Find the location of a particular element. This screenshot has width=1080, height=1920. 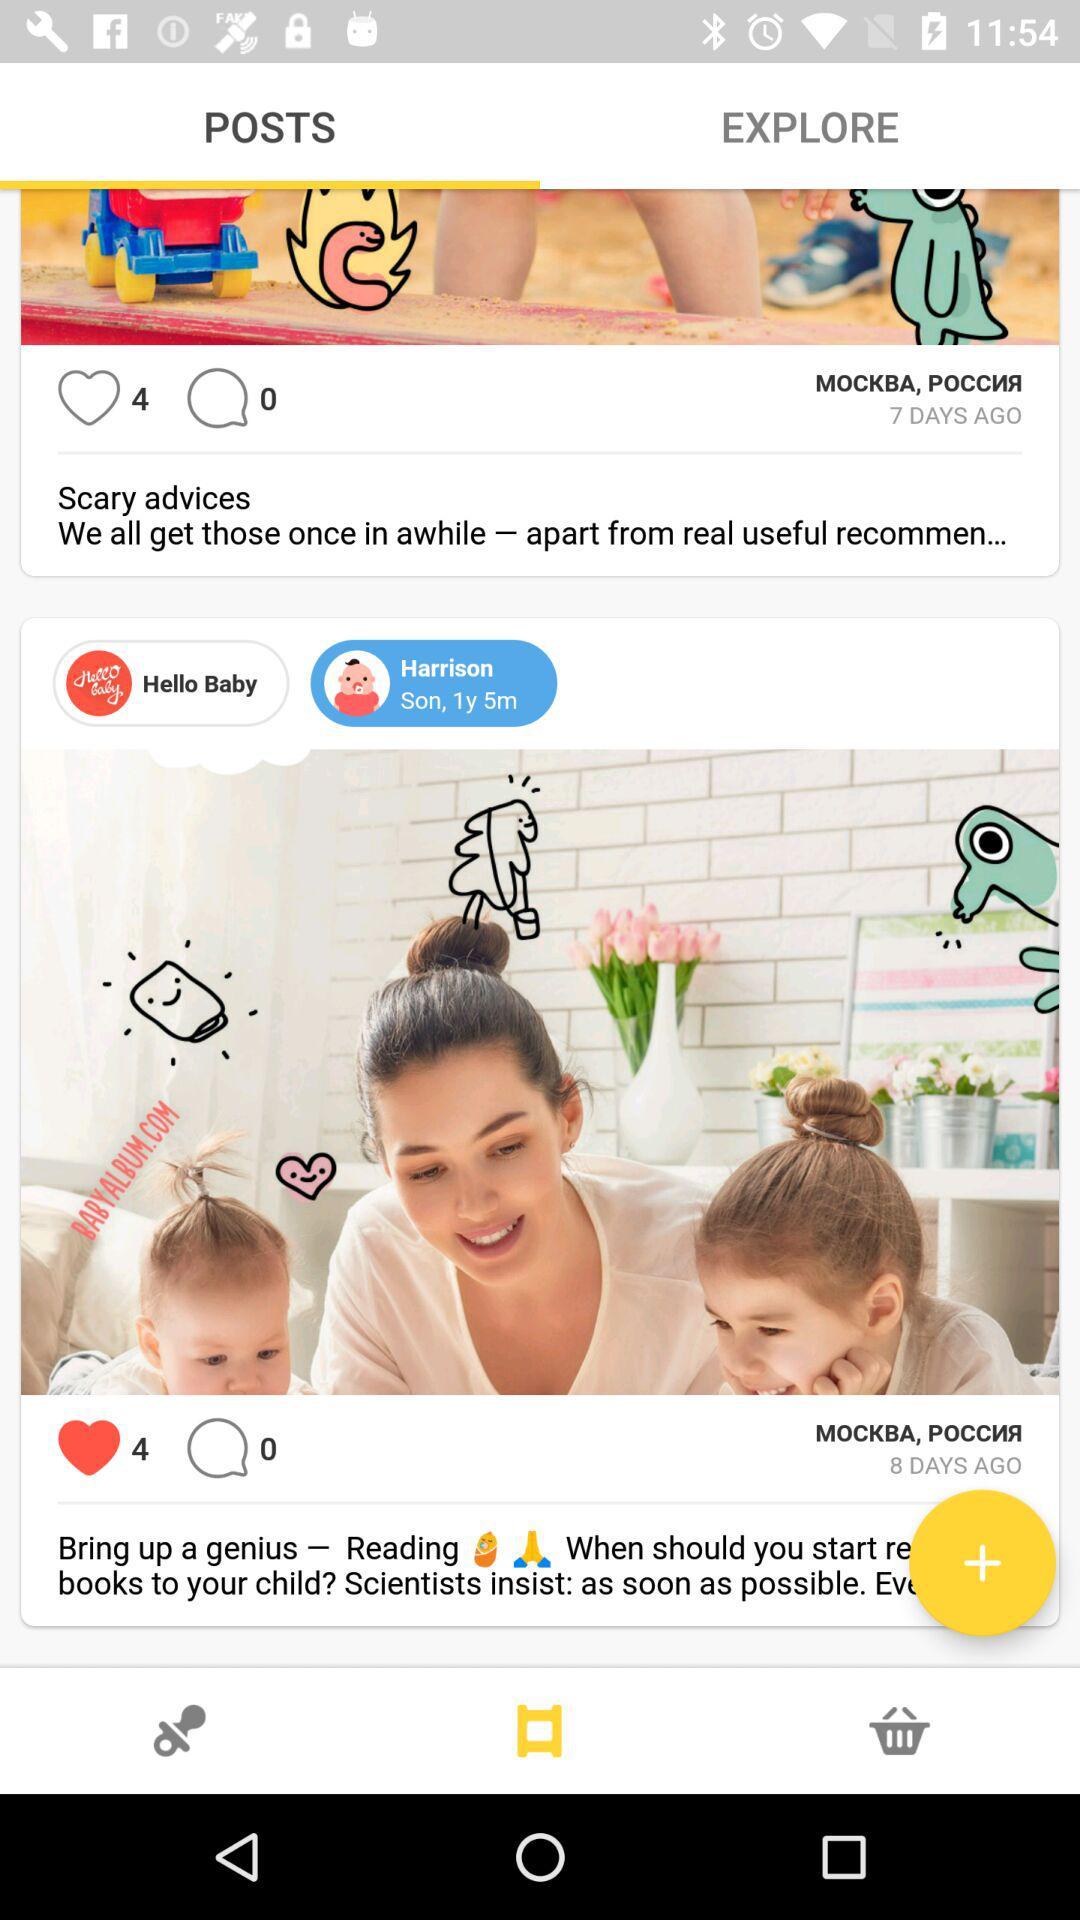

the cart is located at coordinates (898, 1730).